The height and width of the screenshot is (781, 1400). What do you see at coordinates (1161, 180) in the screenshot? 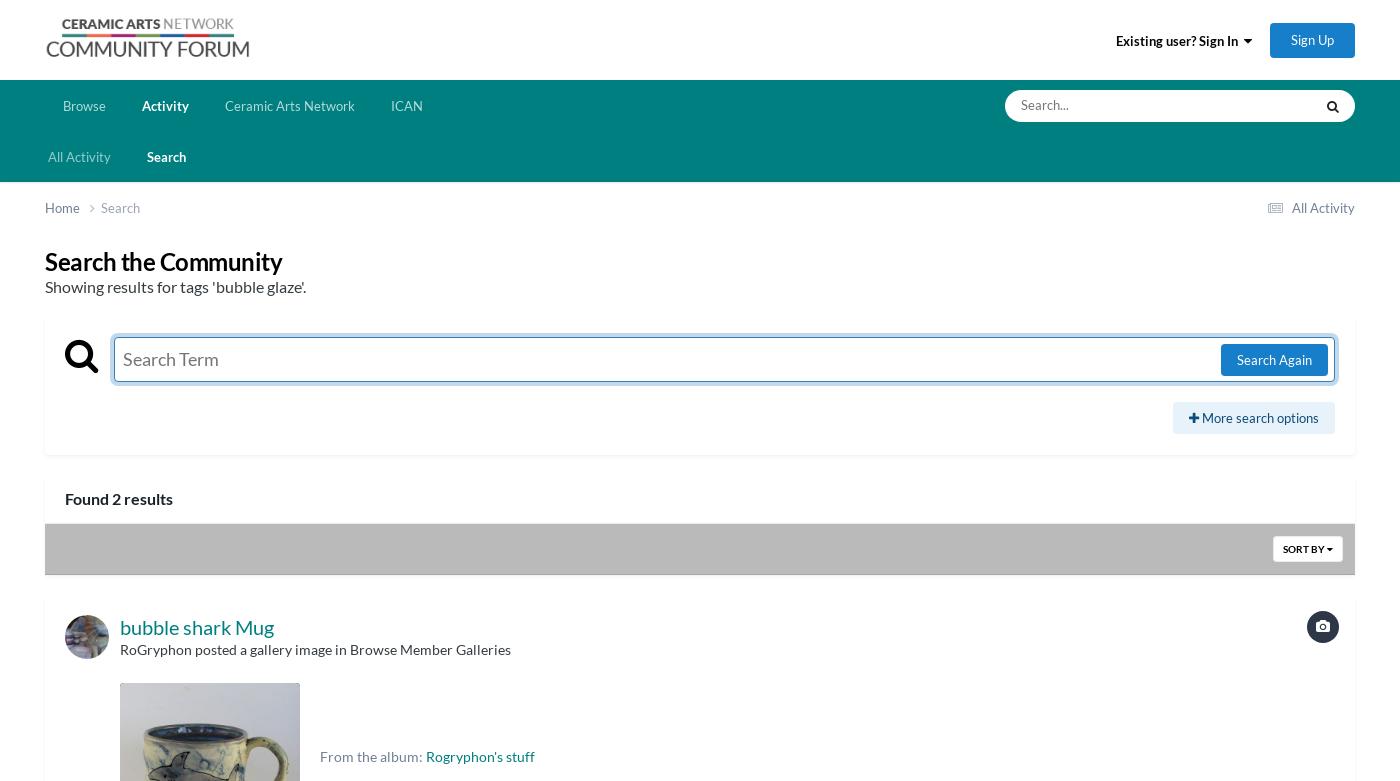
I see `'Status Updates'` at bounding box center [1161, 180].